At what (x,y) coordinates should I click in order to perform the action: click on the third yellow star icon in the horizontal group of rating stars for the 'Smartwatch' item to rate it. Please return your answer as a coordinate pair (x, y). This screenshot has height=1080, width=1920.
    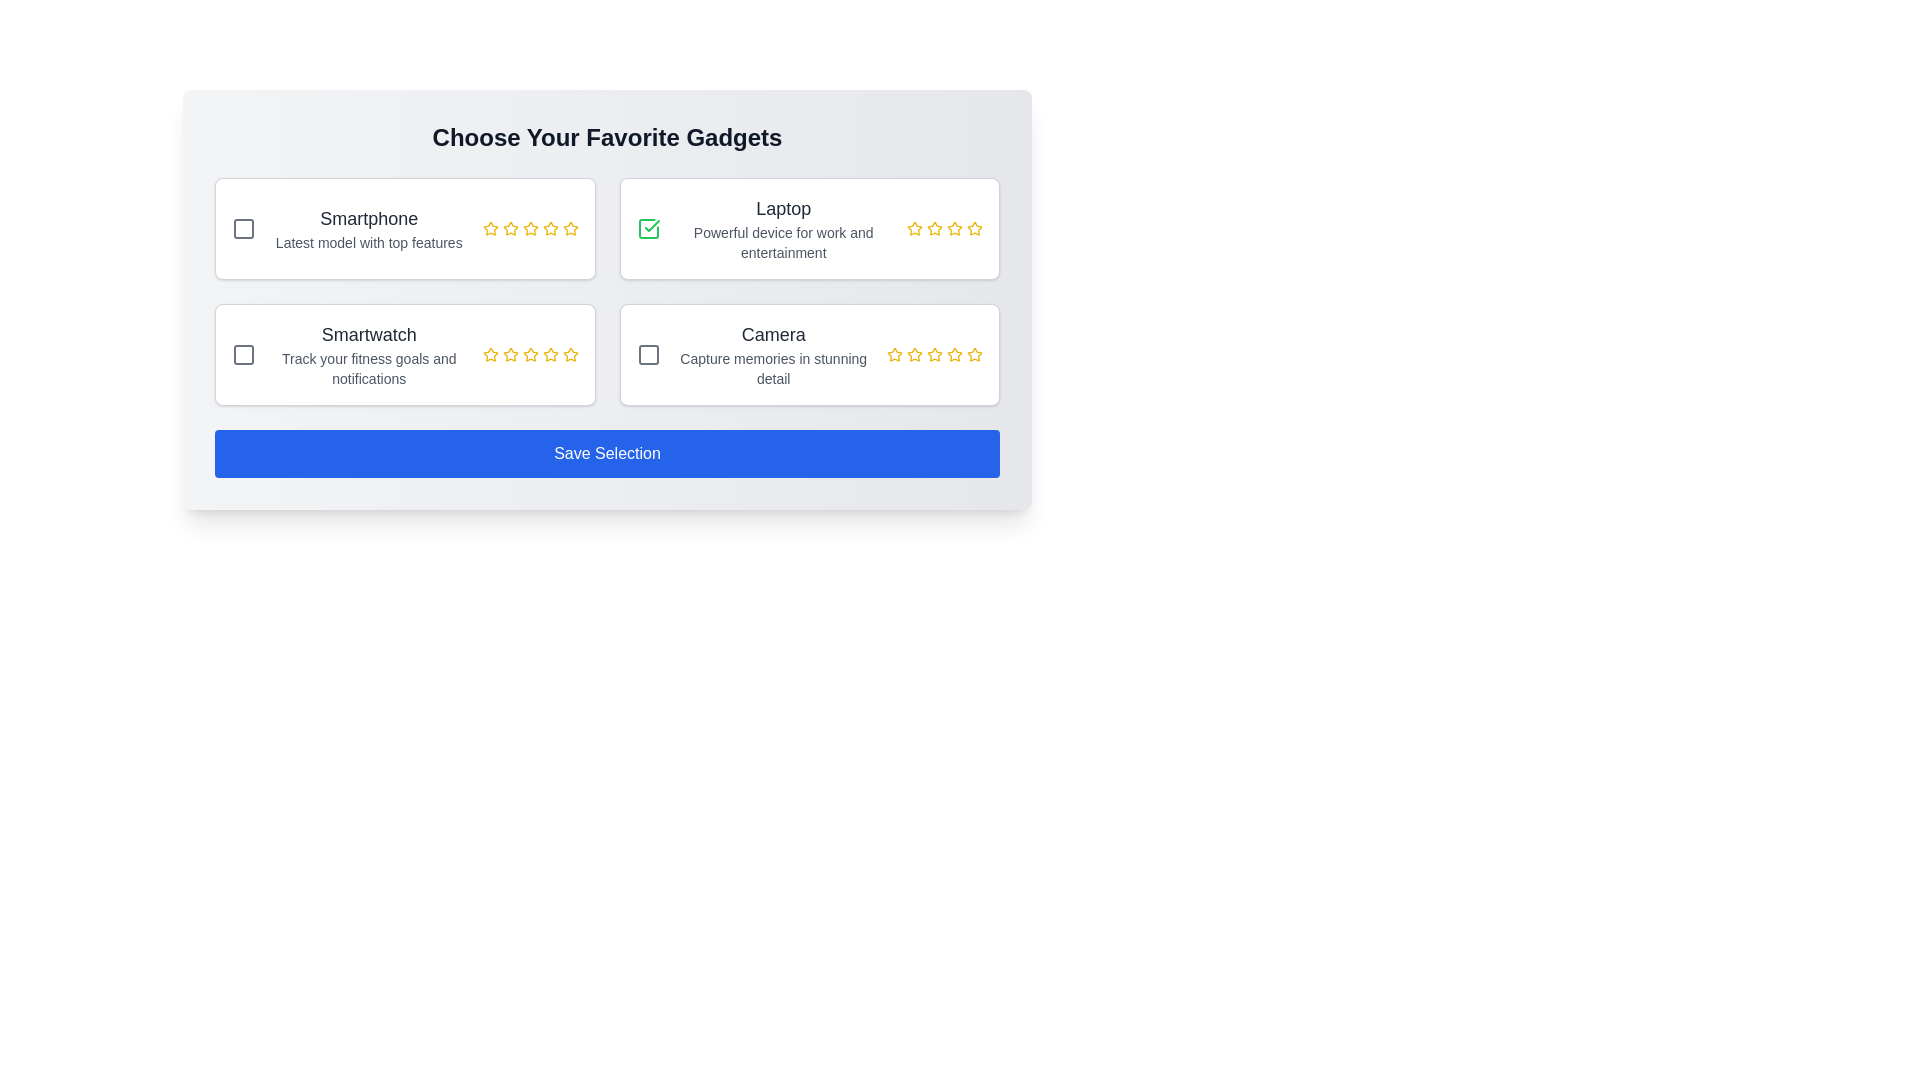
    Looking at the image, I should click on (530, 353).